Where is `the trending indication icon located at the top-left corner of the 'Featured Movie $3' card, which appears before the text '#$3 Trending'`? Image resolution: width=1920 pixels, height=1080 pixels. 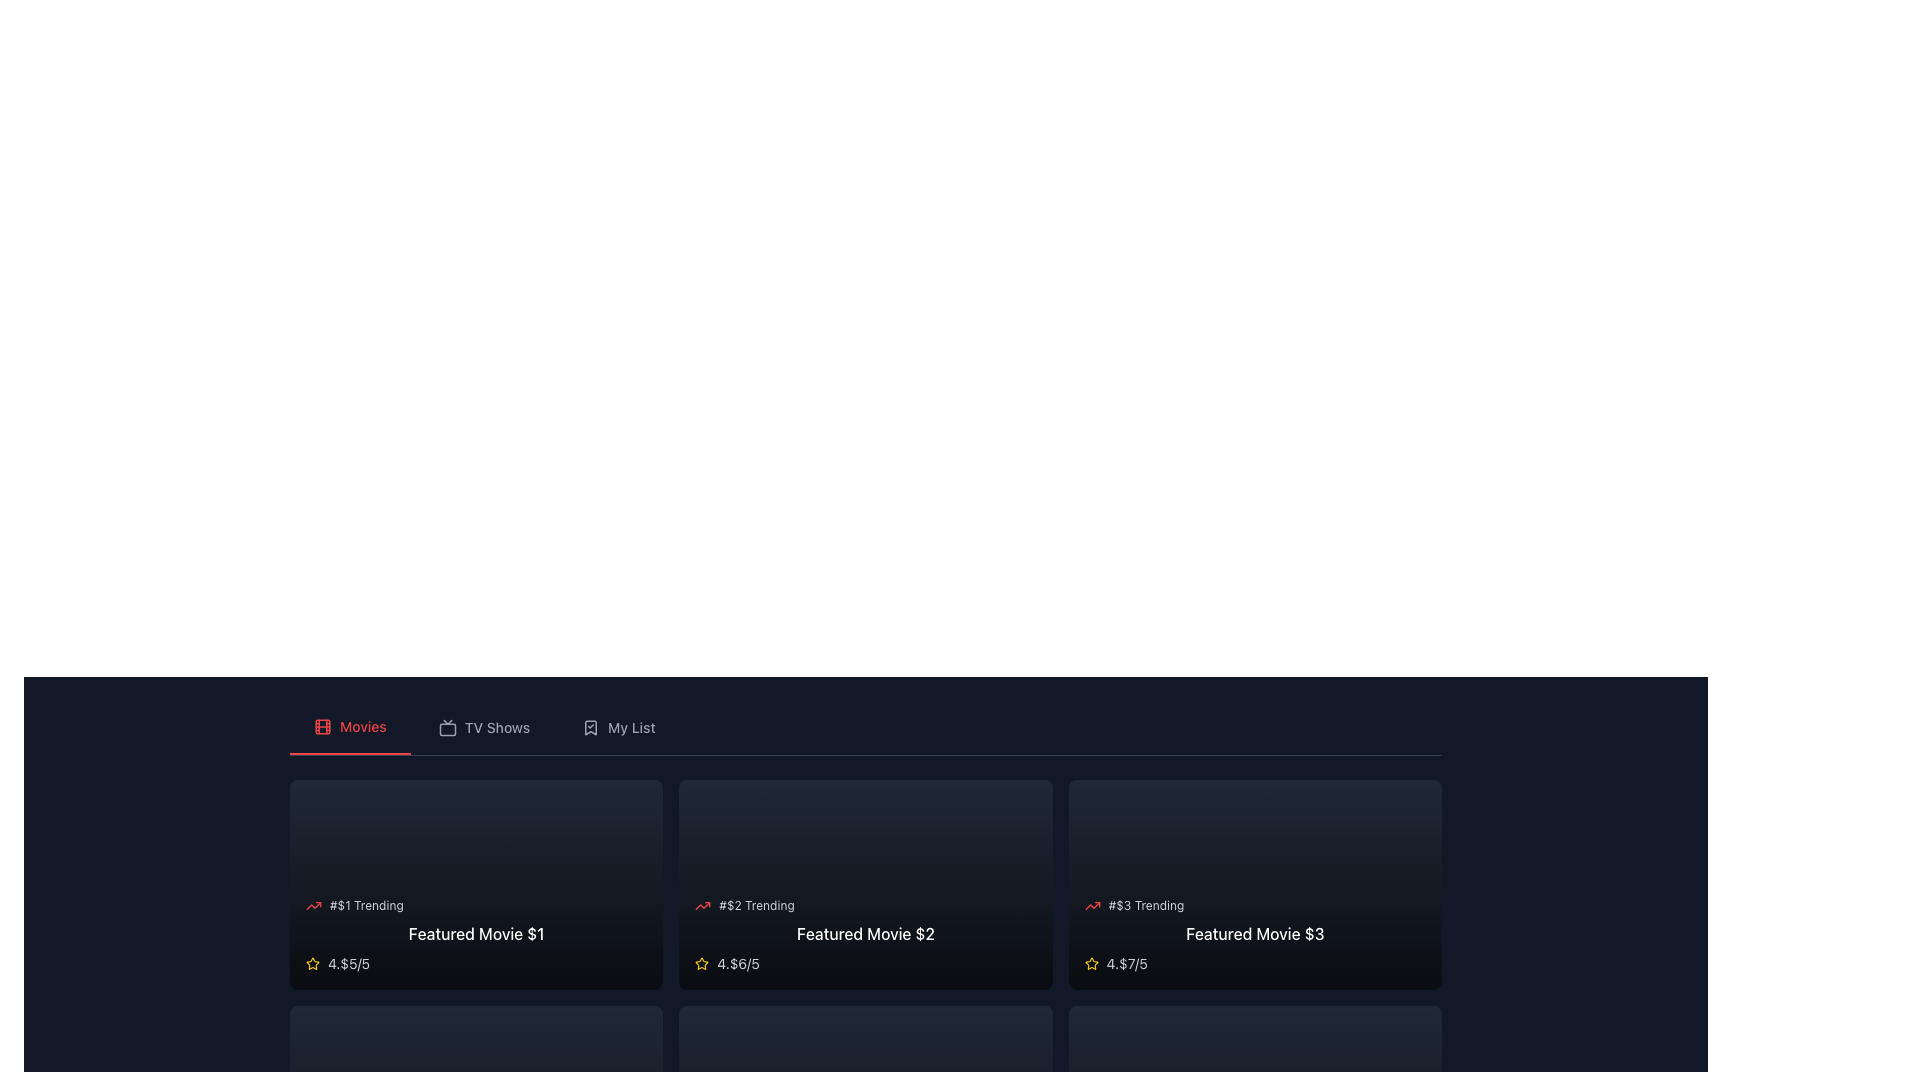
the trending indication icon located at the top-left corner of the 'Featured Movie $3' card, which appears before the text '#$3 Trending' is located at coordinates (1091, 906).